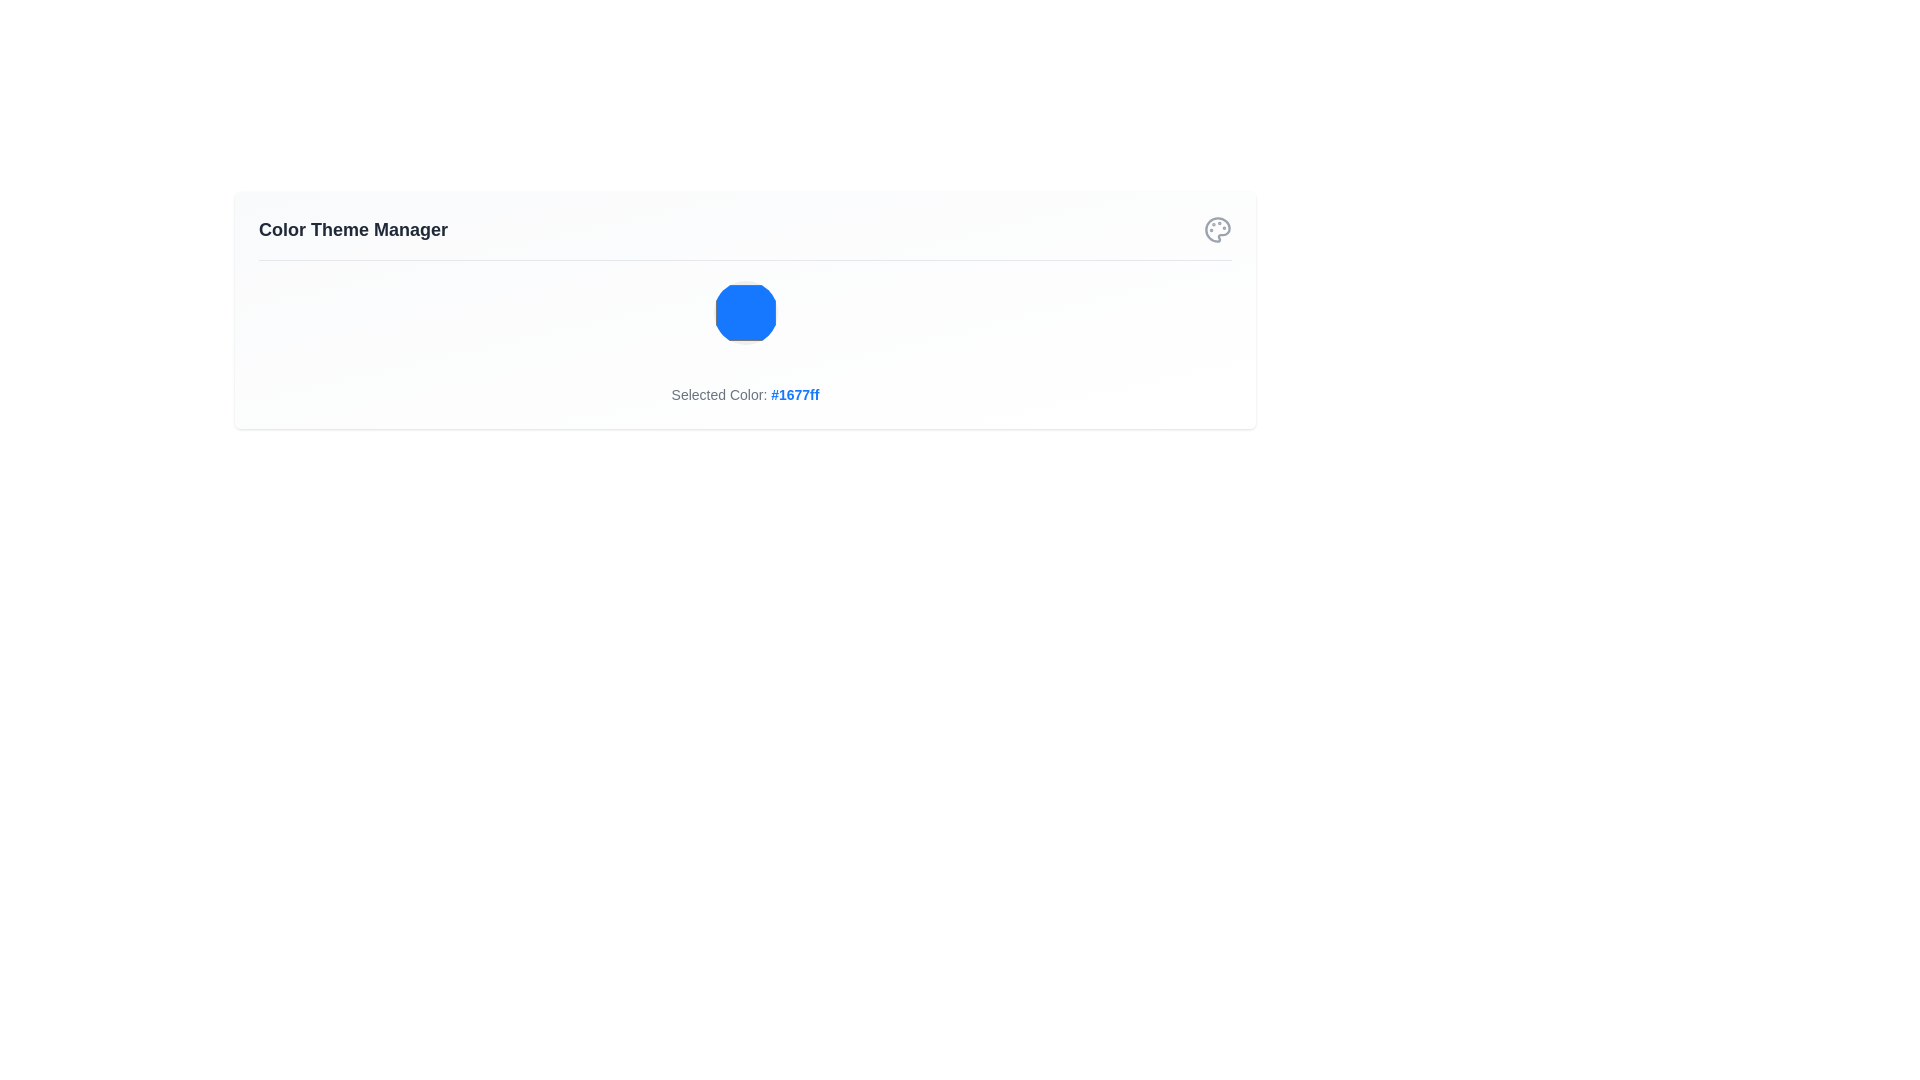  I want to click on the palette icon in the 'Color Theme Manager' section, so click(1217, 229).